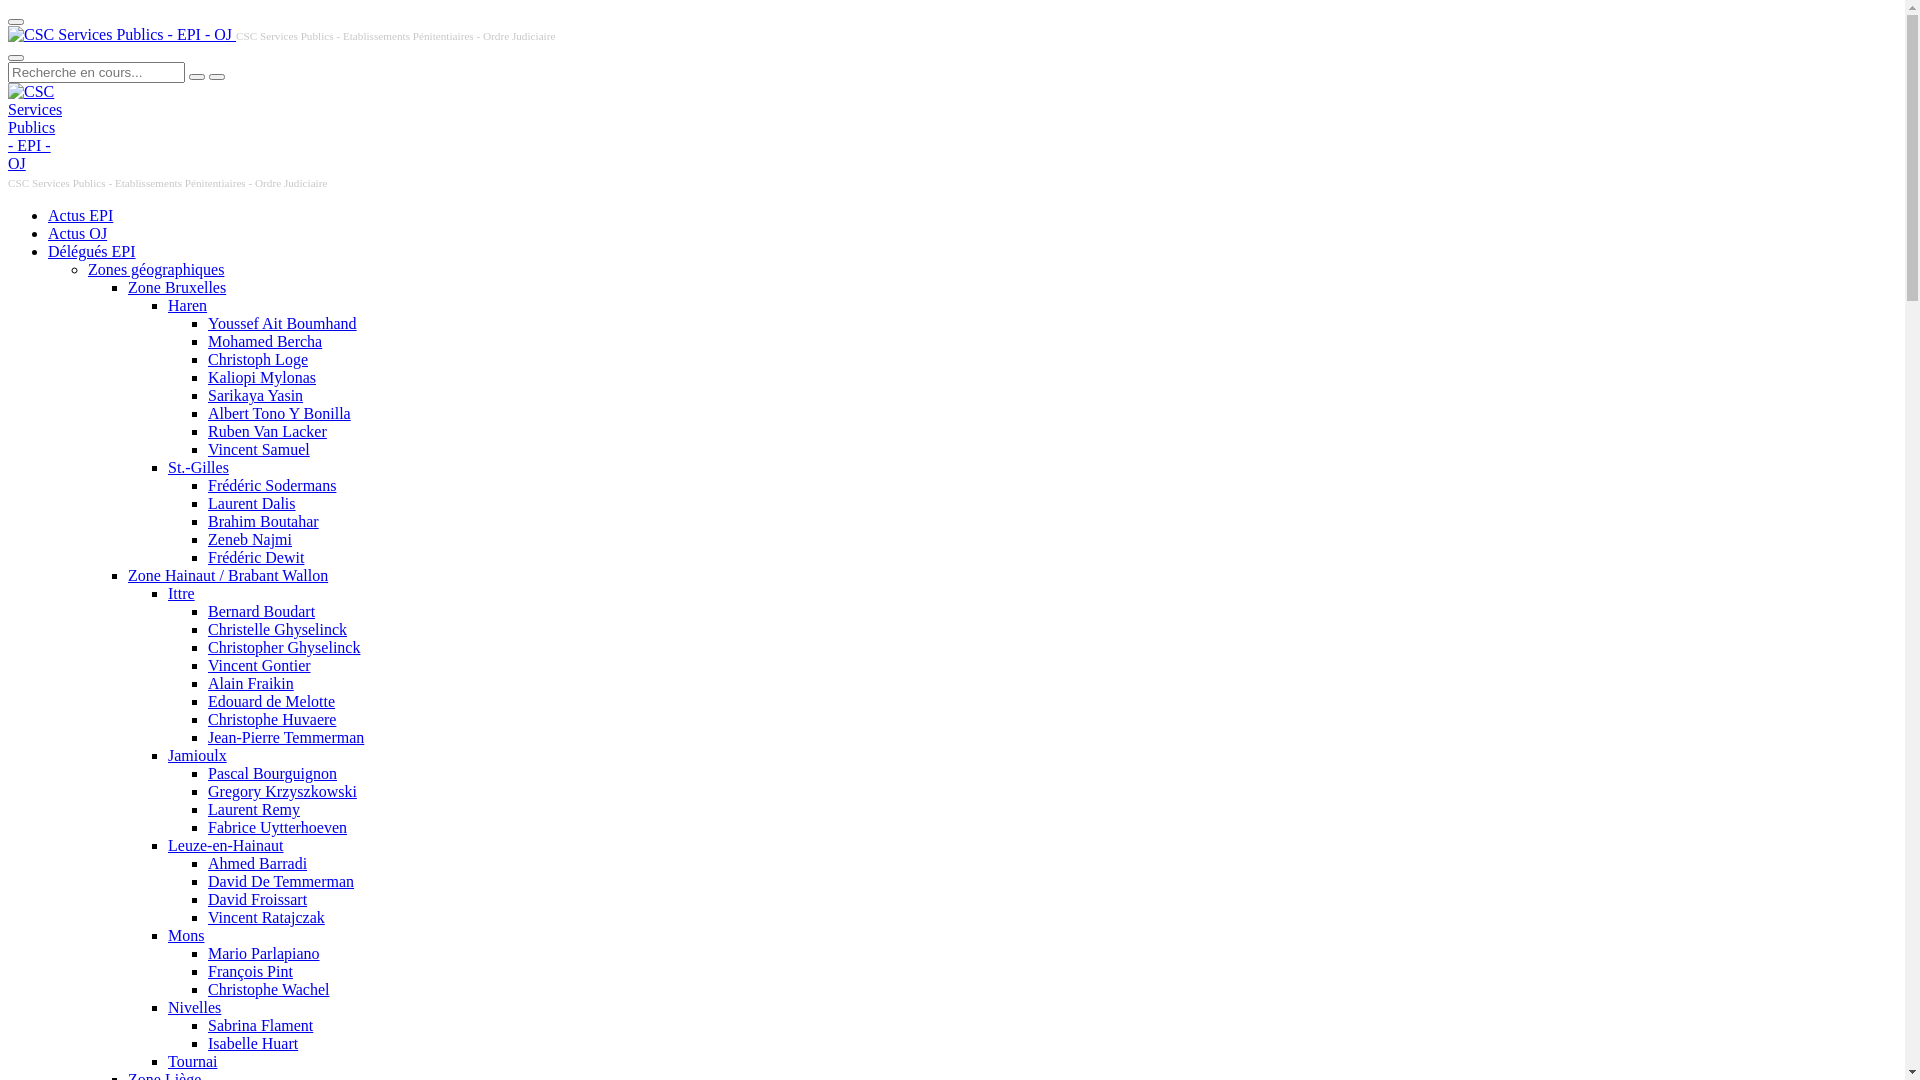 This screenshot has height=1080, width=1920. Describe the element at coordinates (276, 628) in the screenshot. I see `'Christelle Ghyselinck'` at that location.